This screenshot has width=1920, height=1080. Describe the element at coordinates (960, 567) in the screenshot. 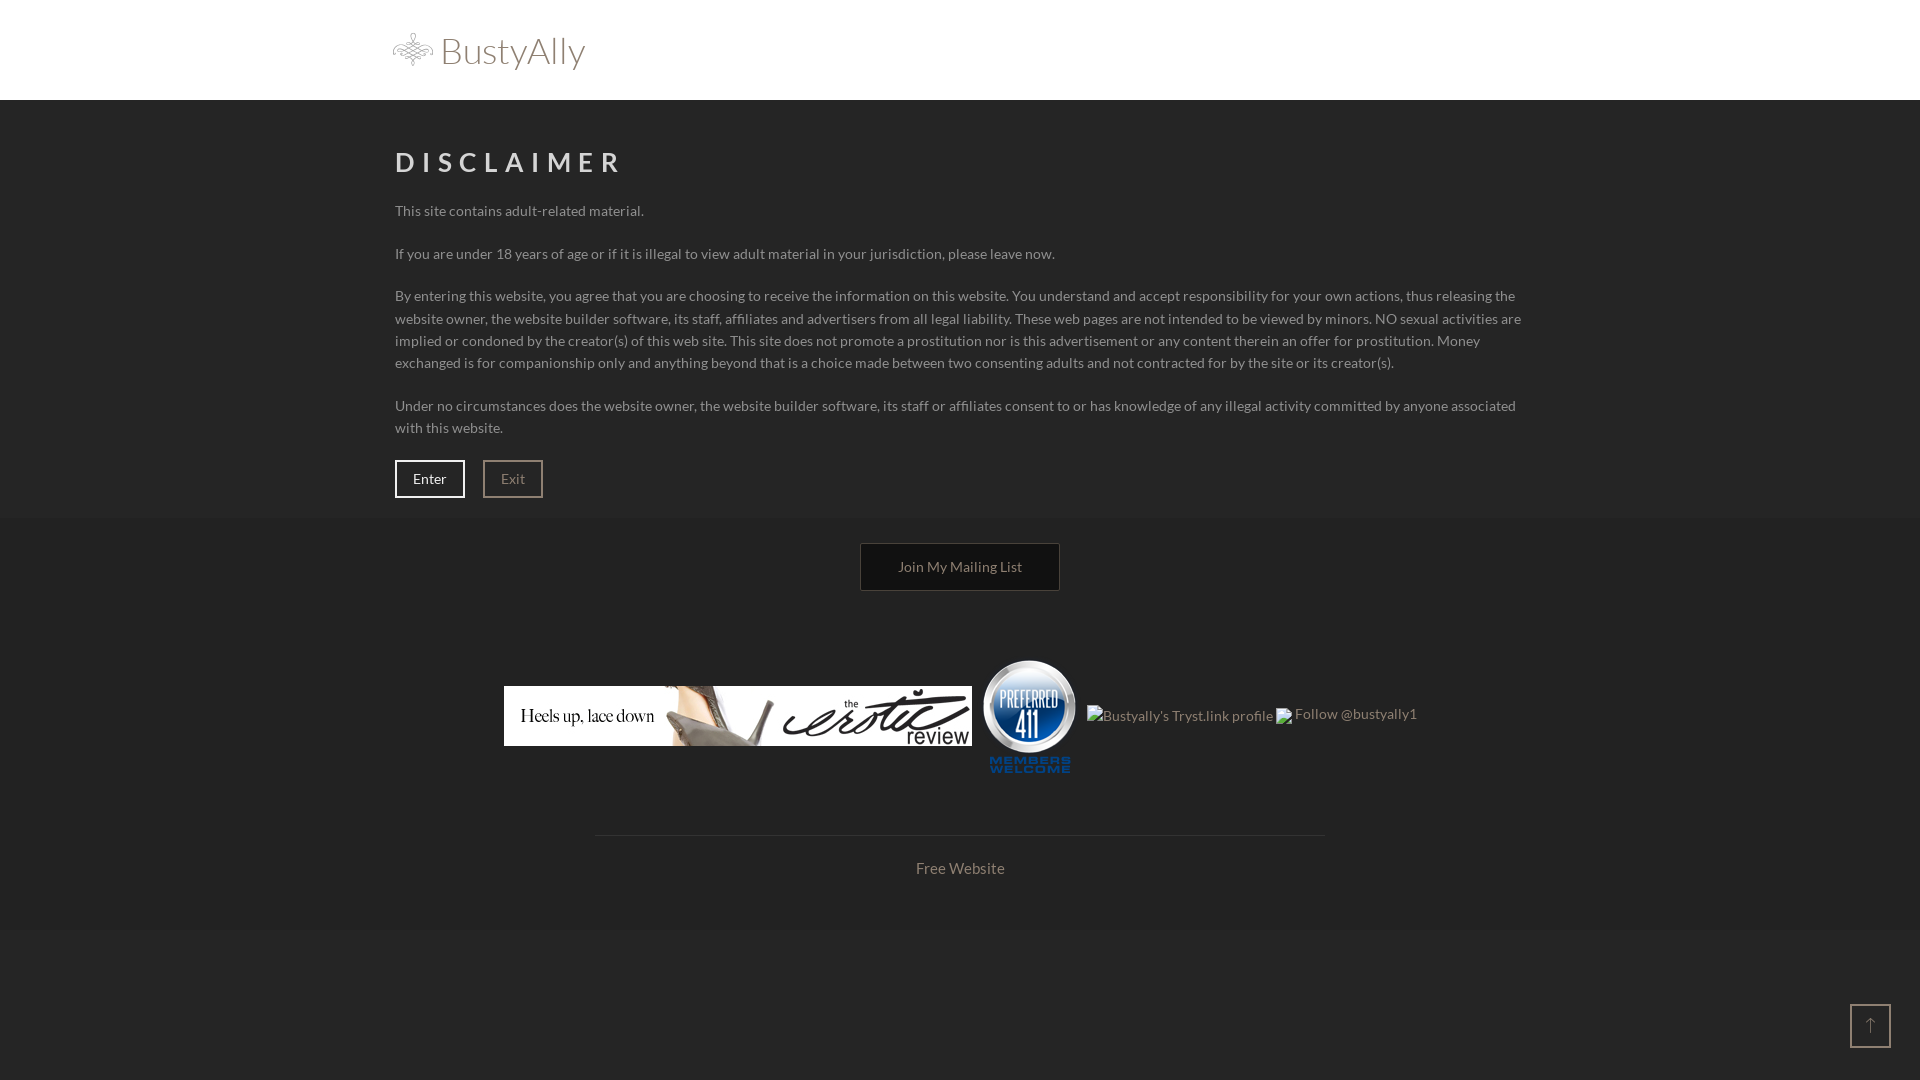

I see `'Join My Mailing List'` at that location.